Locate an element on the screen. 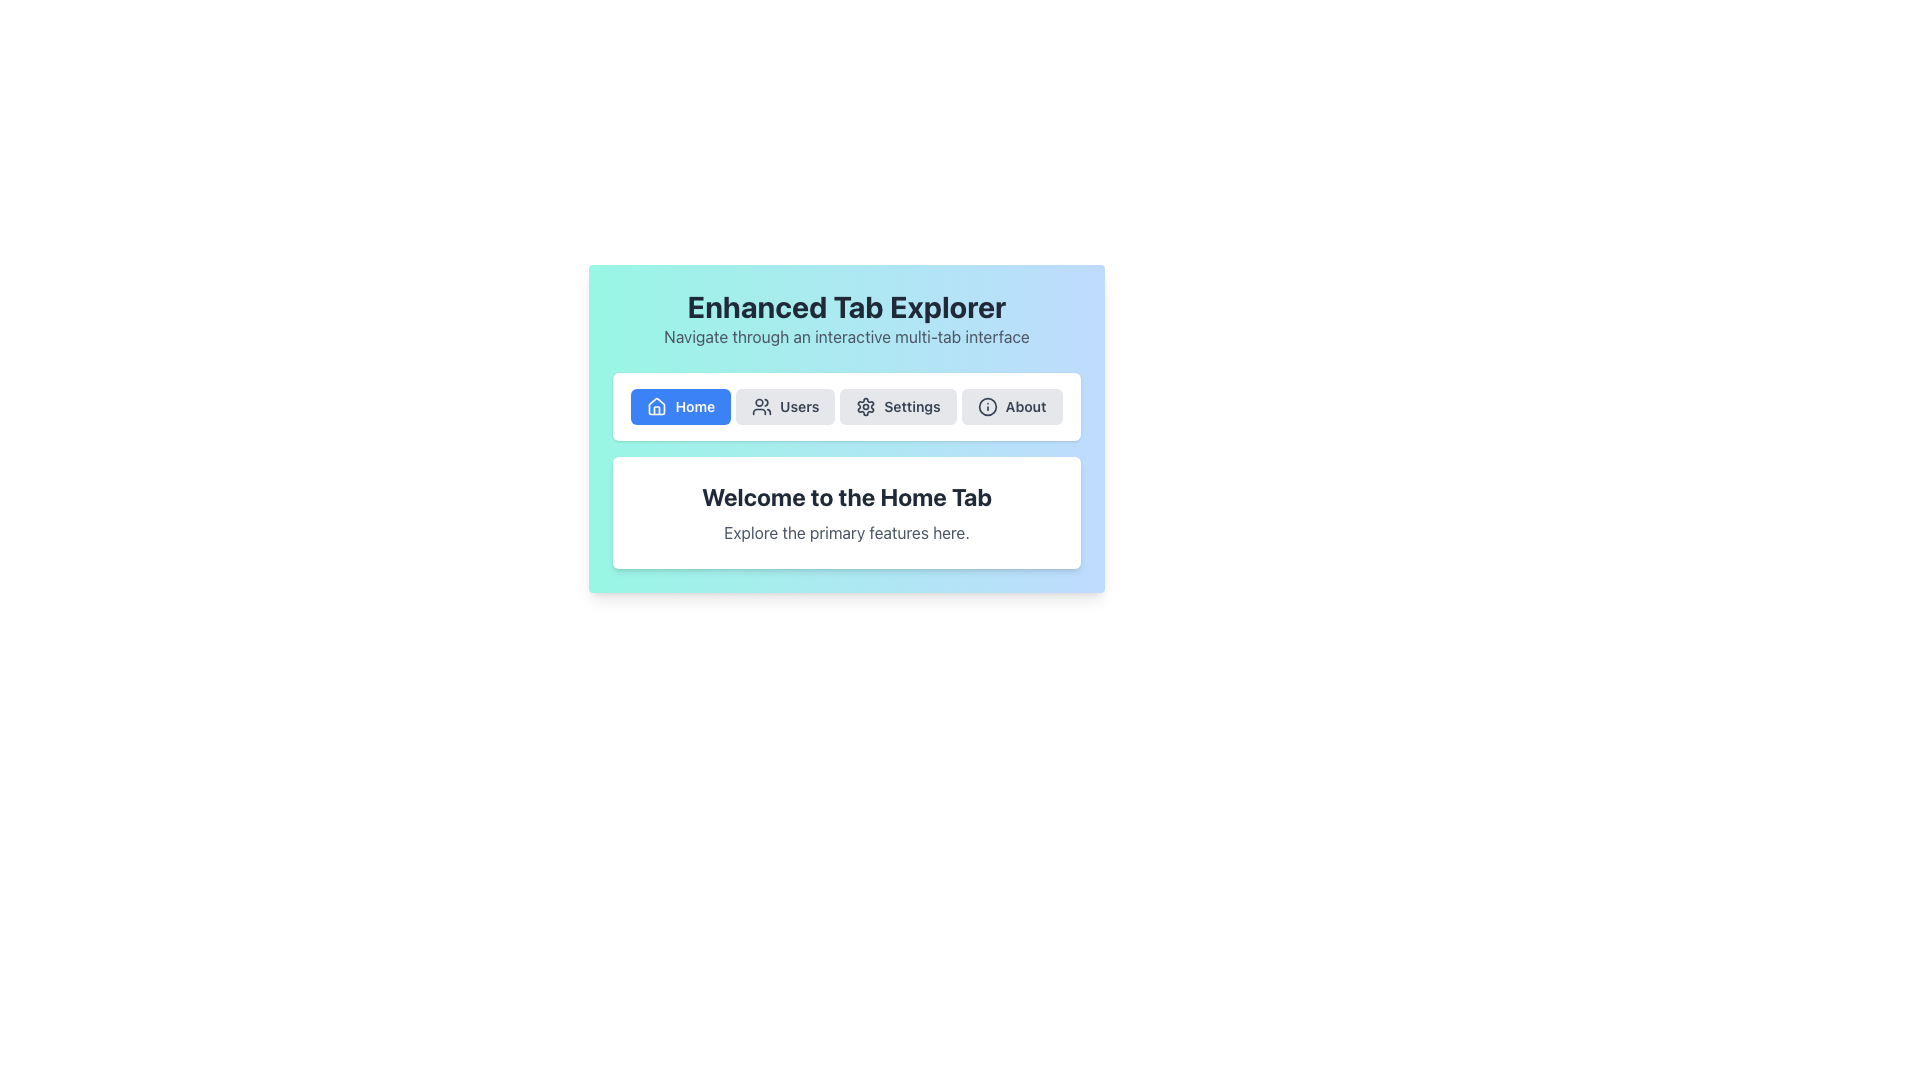 This screenshot has height=1080, width=1920. the 'About' icon within the navigation button located centrally in the interface is located at coordinates (987, 406).